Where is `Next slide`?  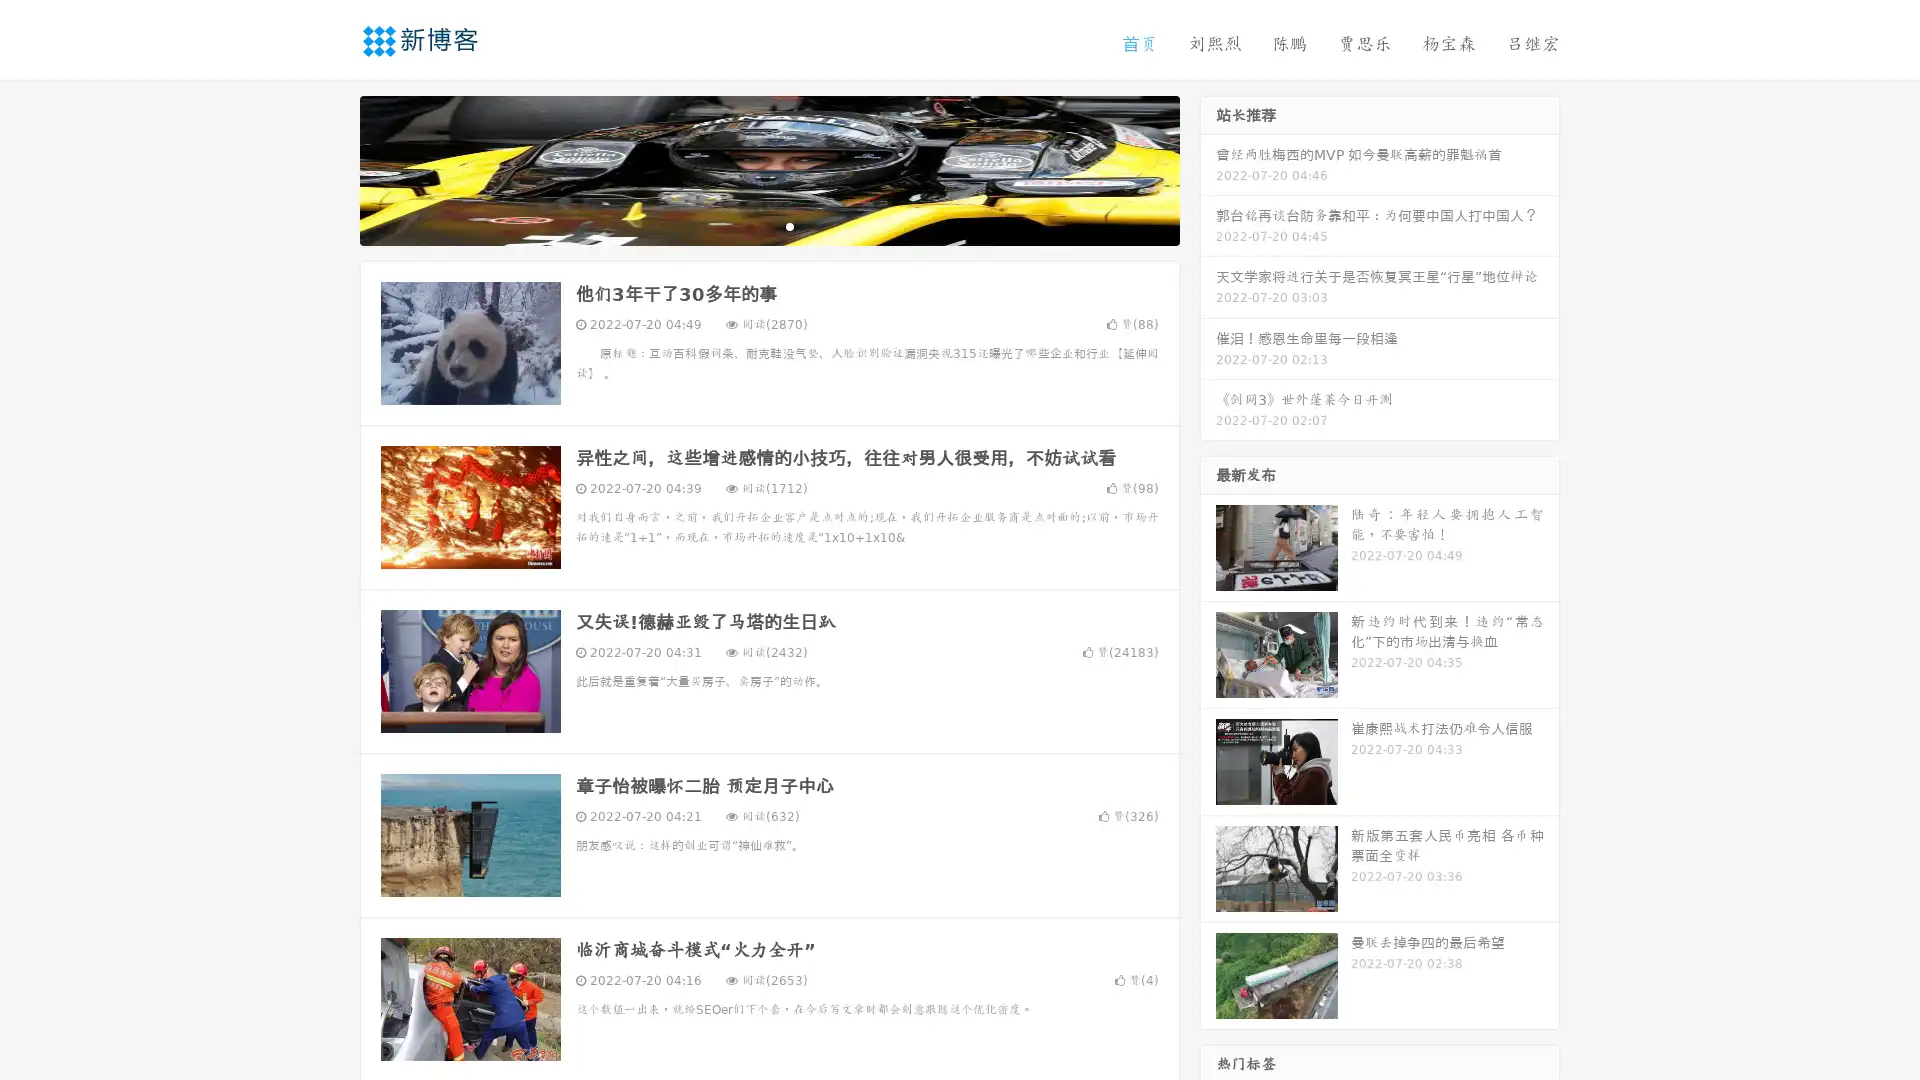
Next slide is located at coordinates (1208, 168).